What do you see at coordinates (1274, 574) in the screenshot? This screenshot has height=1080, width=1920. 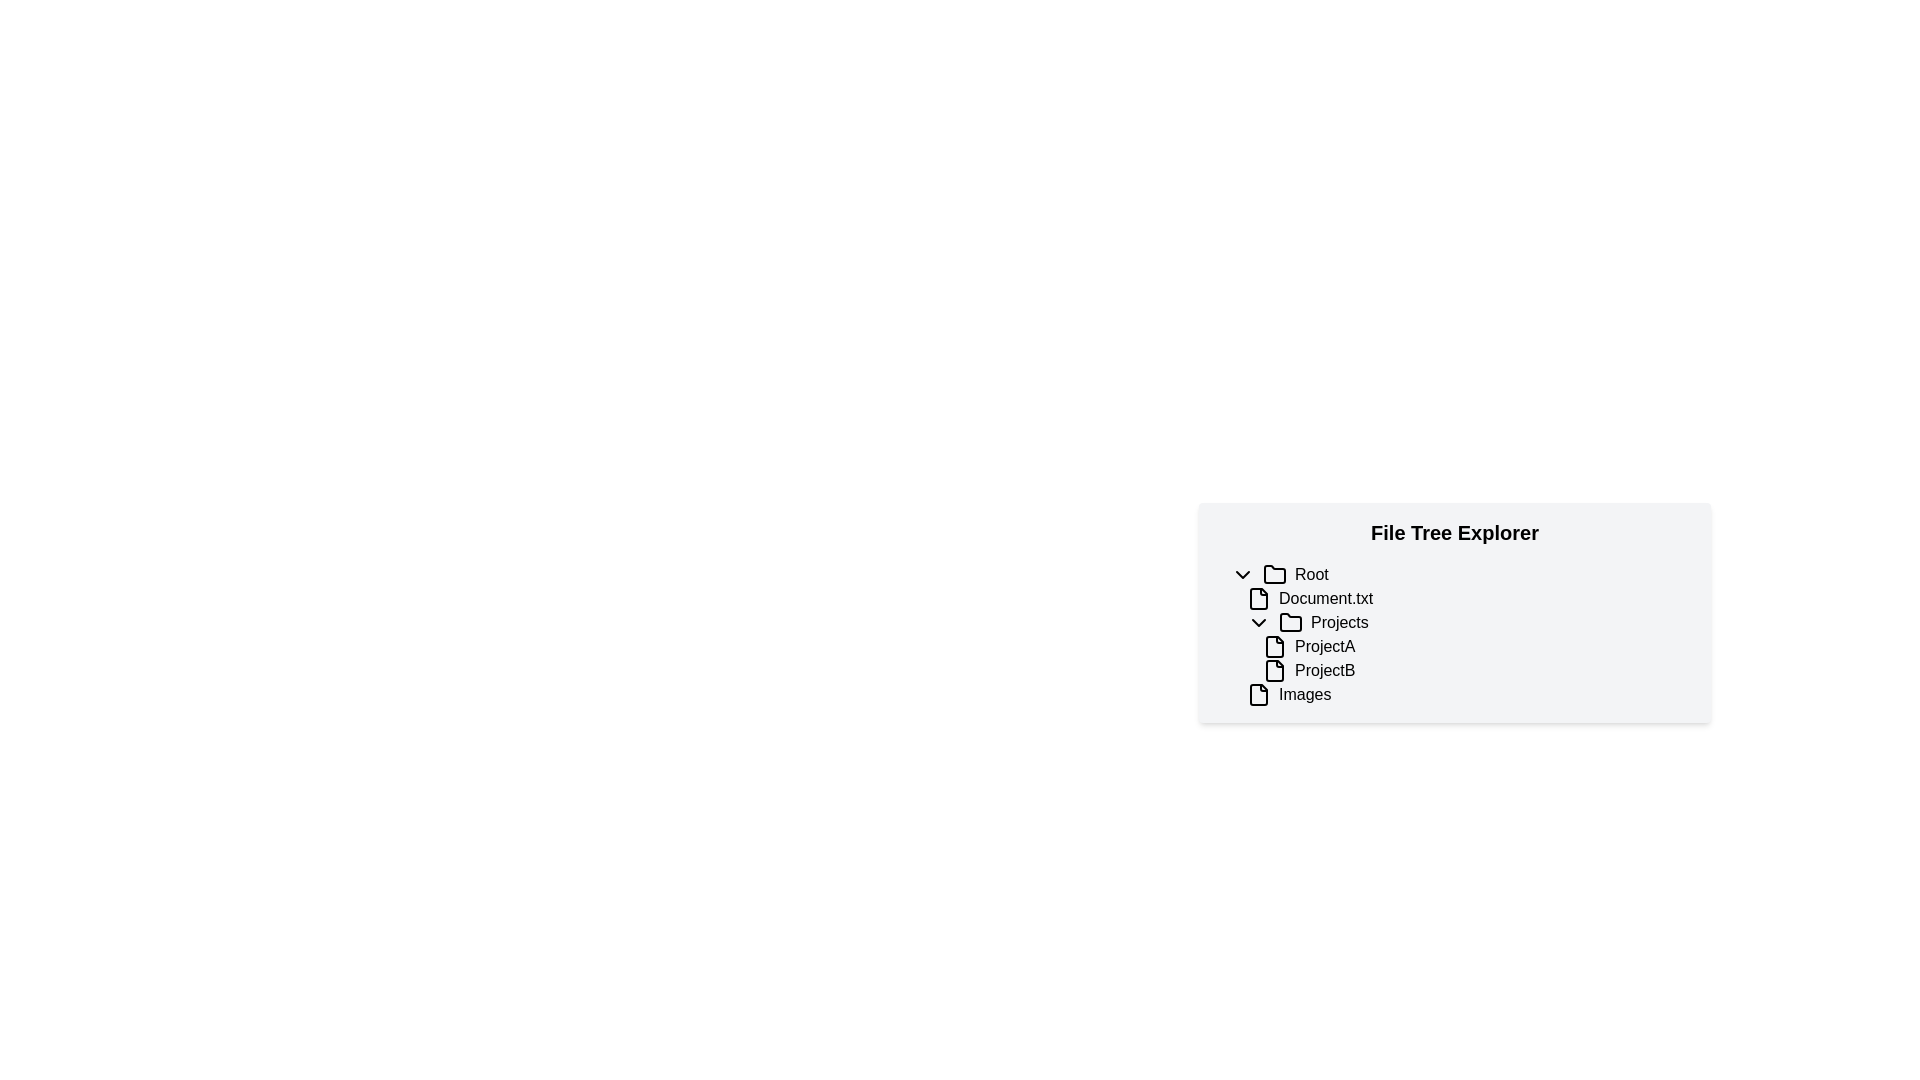 I see `the folder icon, which is outlined in style and located next to the text 'Root'` at bounding box center [1274, 574].